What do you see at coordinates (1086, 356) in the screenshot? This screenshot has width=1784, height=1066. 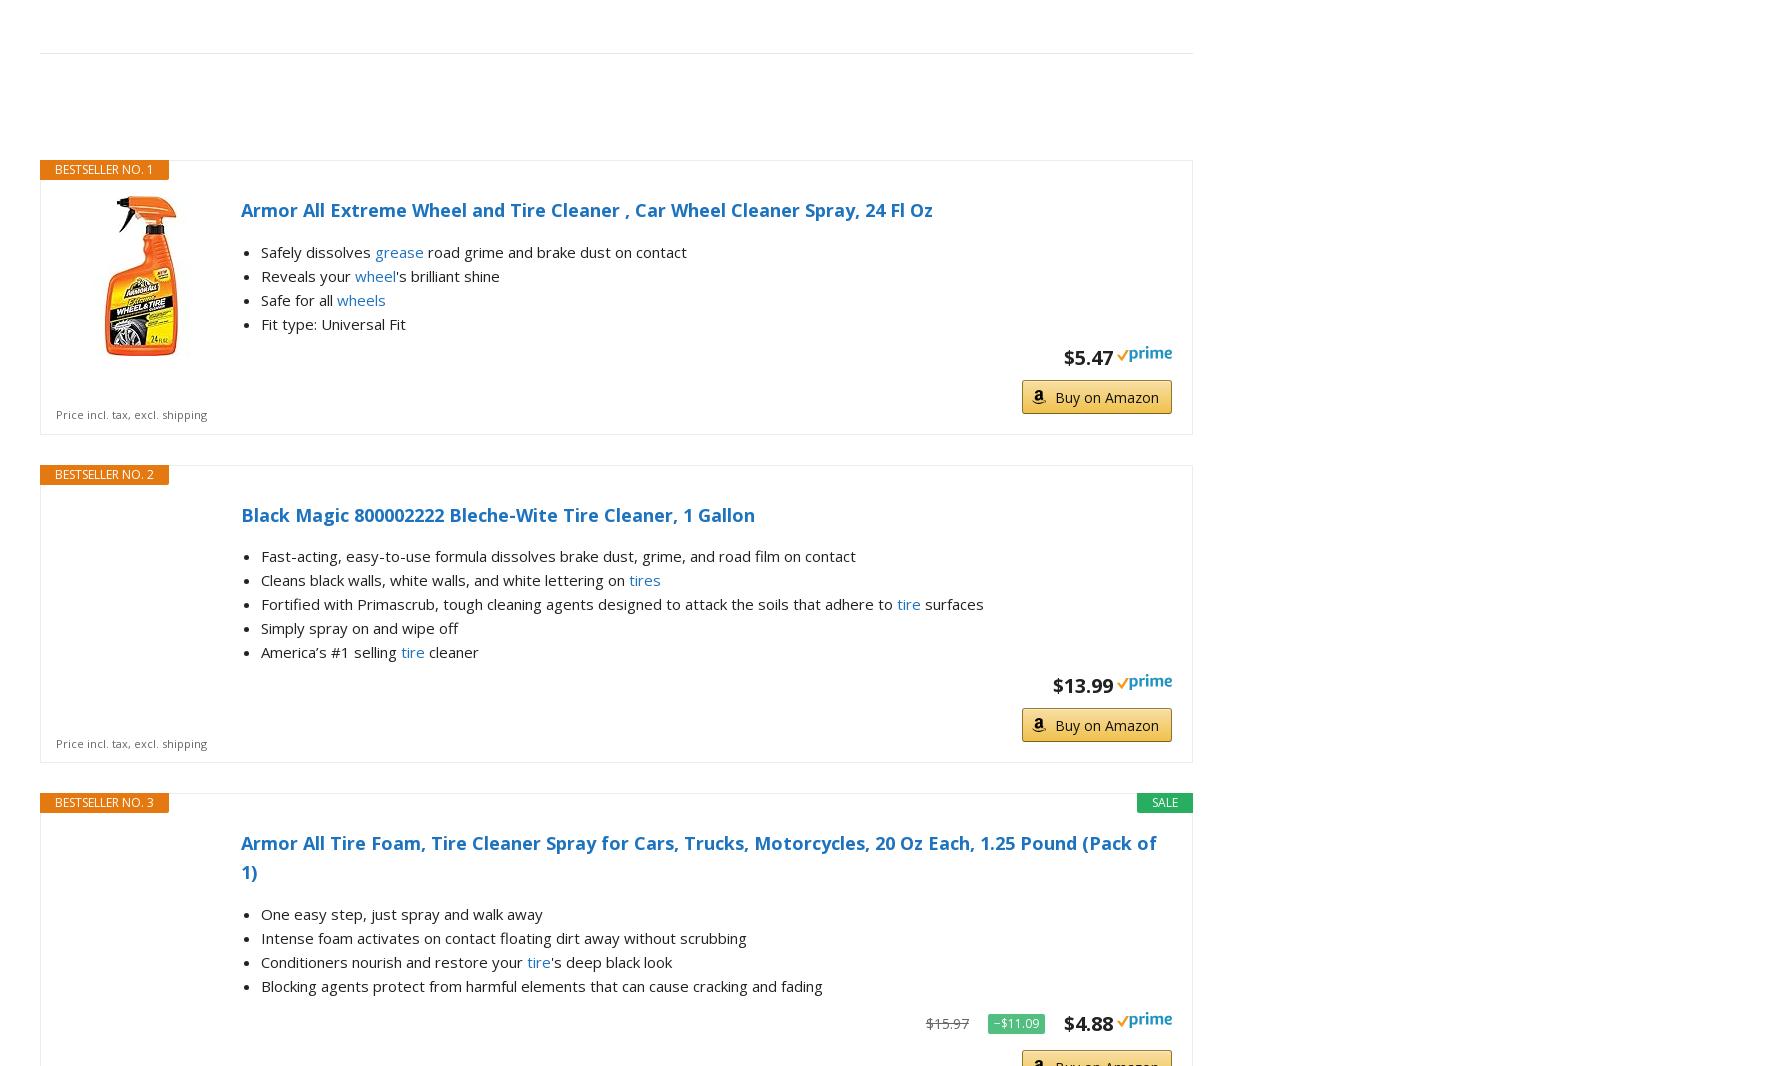 I see `'$5.47'` at bounding box center [1086, 356].